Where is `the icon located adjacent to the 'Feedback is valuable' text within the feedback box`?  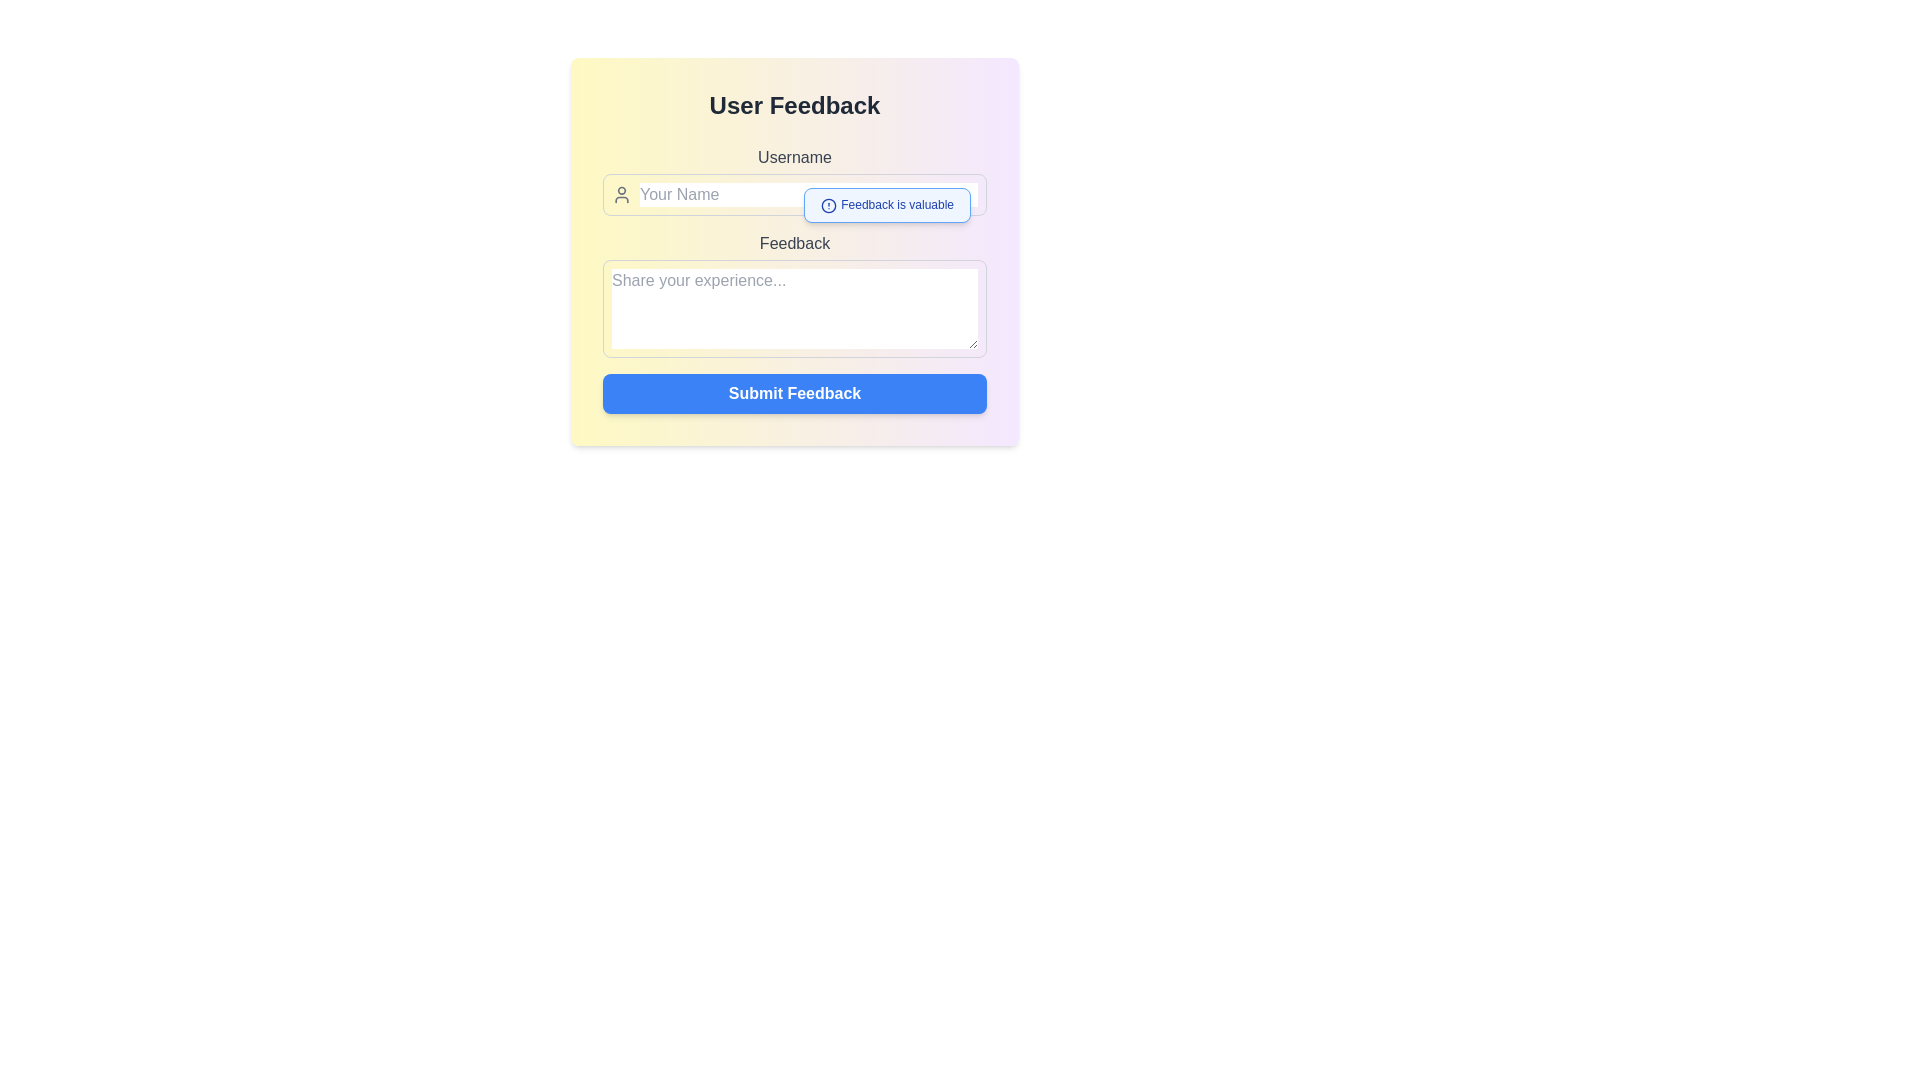 the icon located adjacent to the 'Feedback is valuable' text within the feedback box is located at coordinates (829, 205).